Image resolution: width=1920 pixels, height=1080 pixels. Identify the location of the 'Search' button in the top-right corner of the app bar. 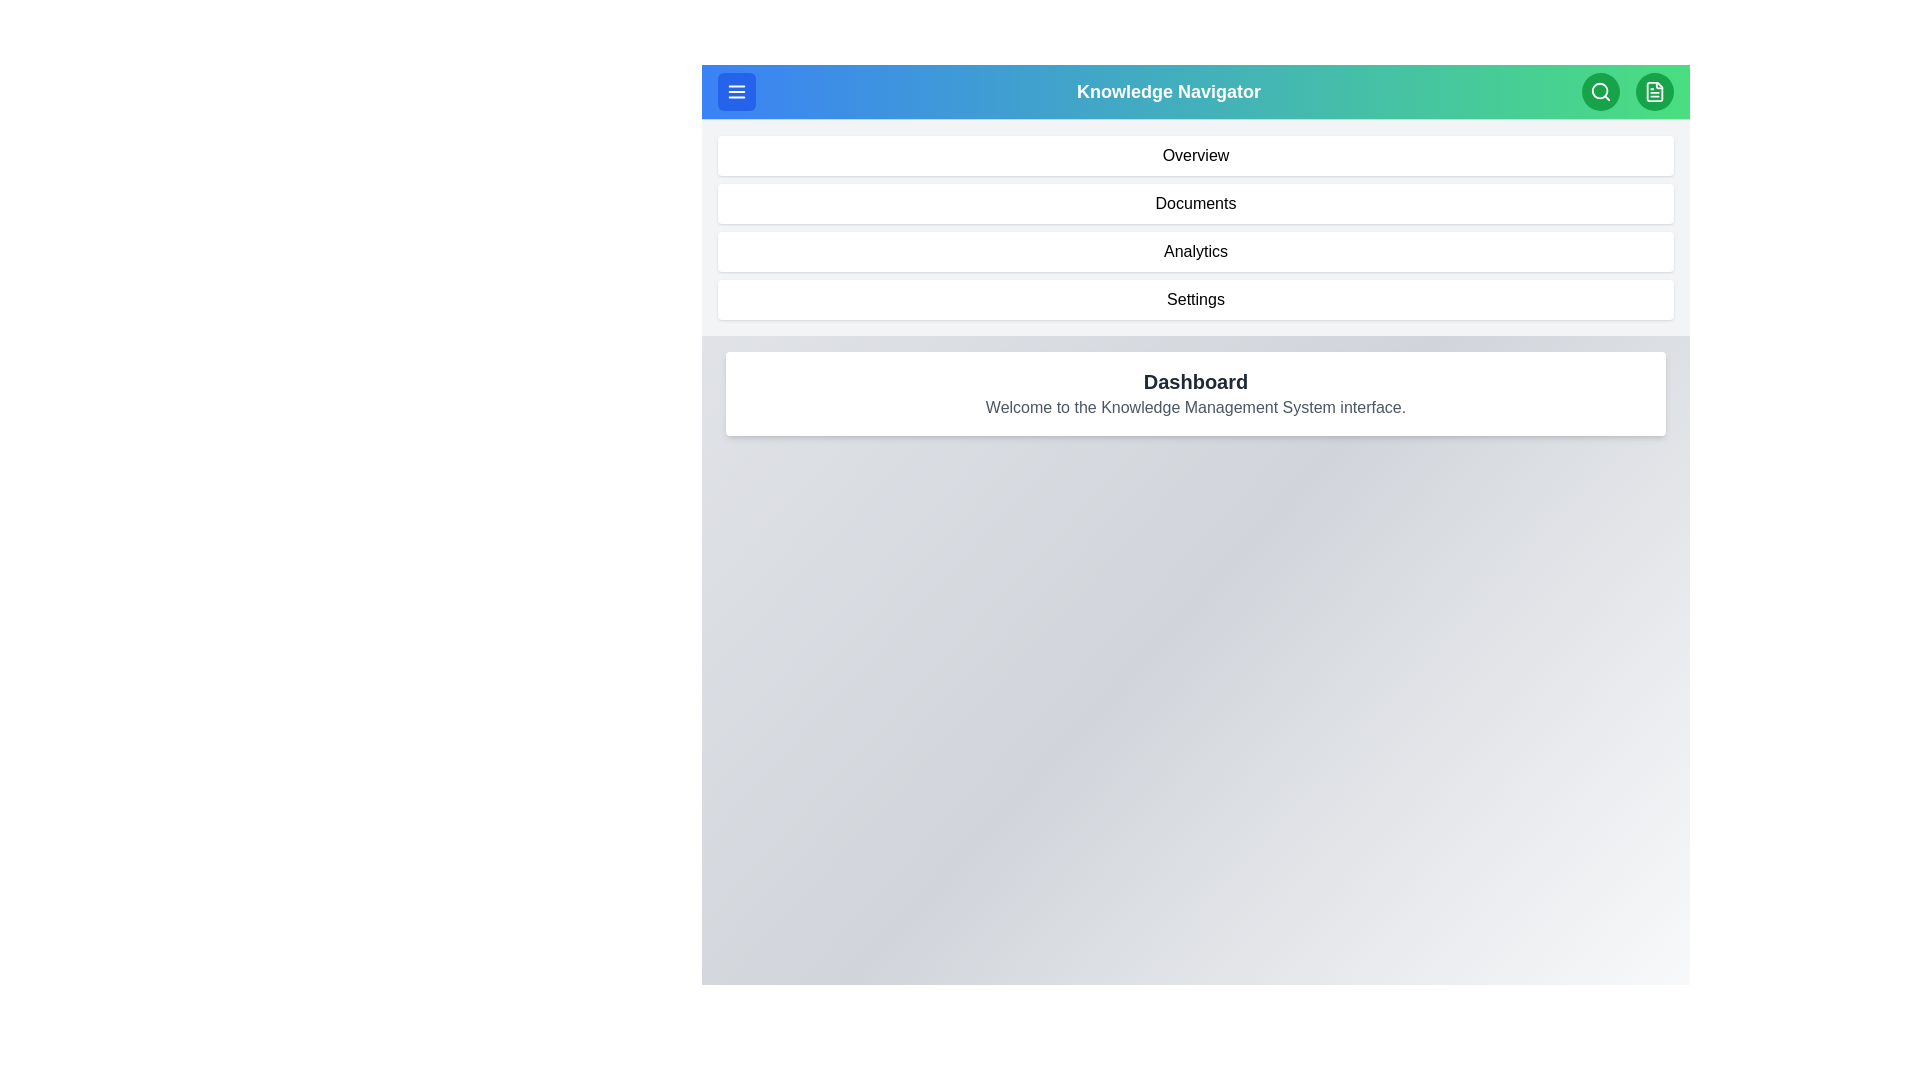
(1601, 92).